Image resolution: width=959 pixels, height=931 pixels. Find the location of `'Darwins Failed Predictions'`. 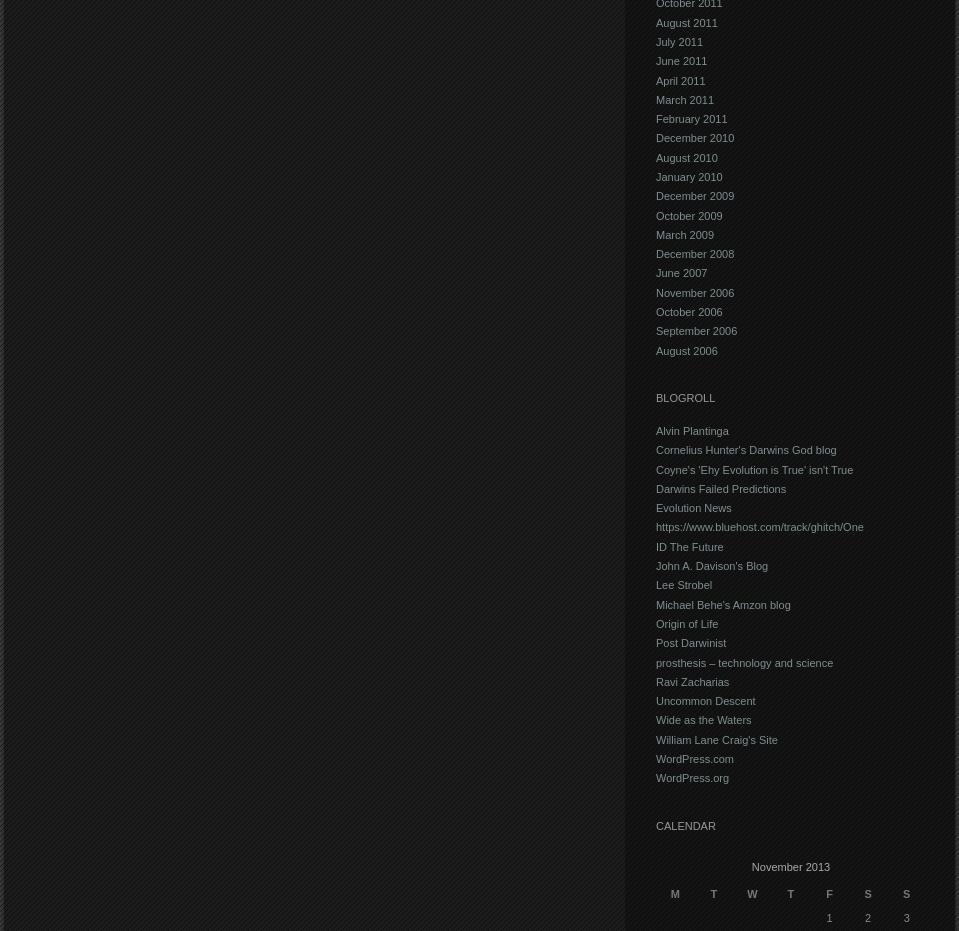

'Darwins Failed Predictions' is located at coordinates (719, 488).